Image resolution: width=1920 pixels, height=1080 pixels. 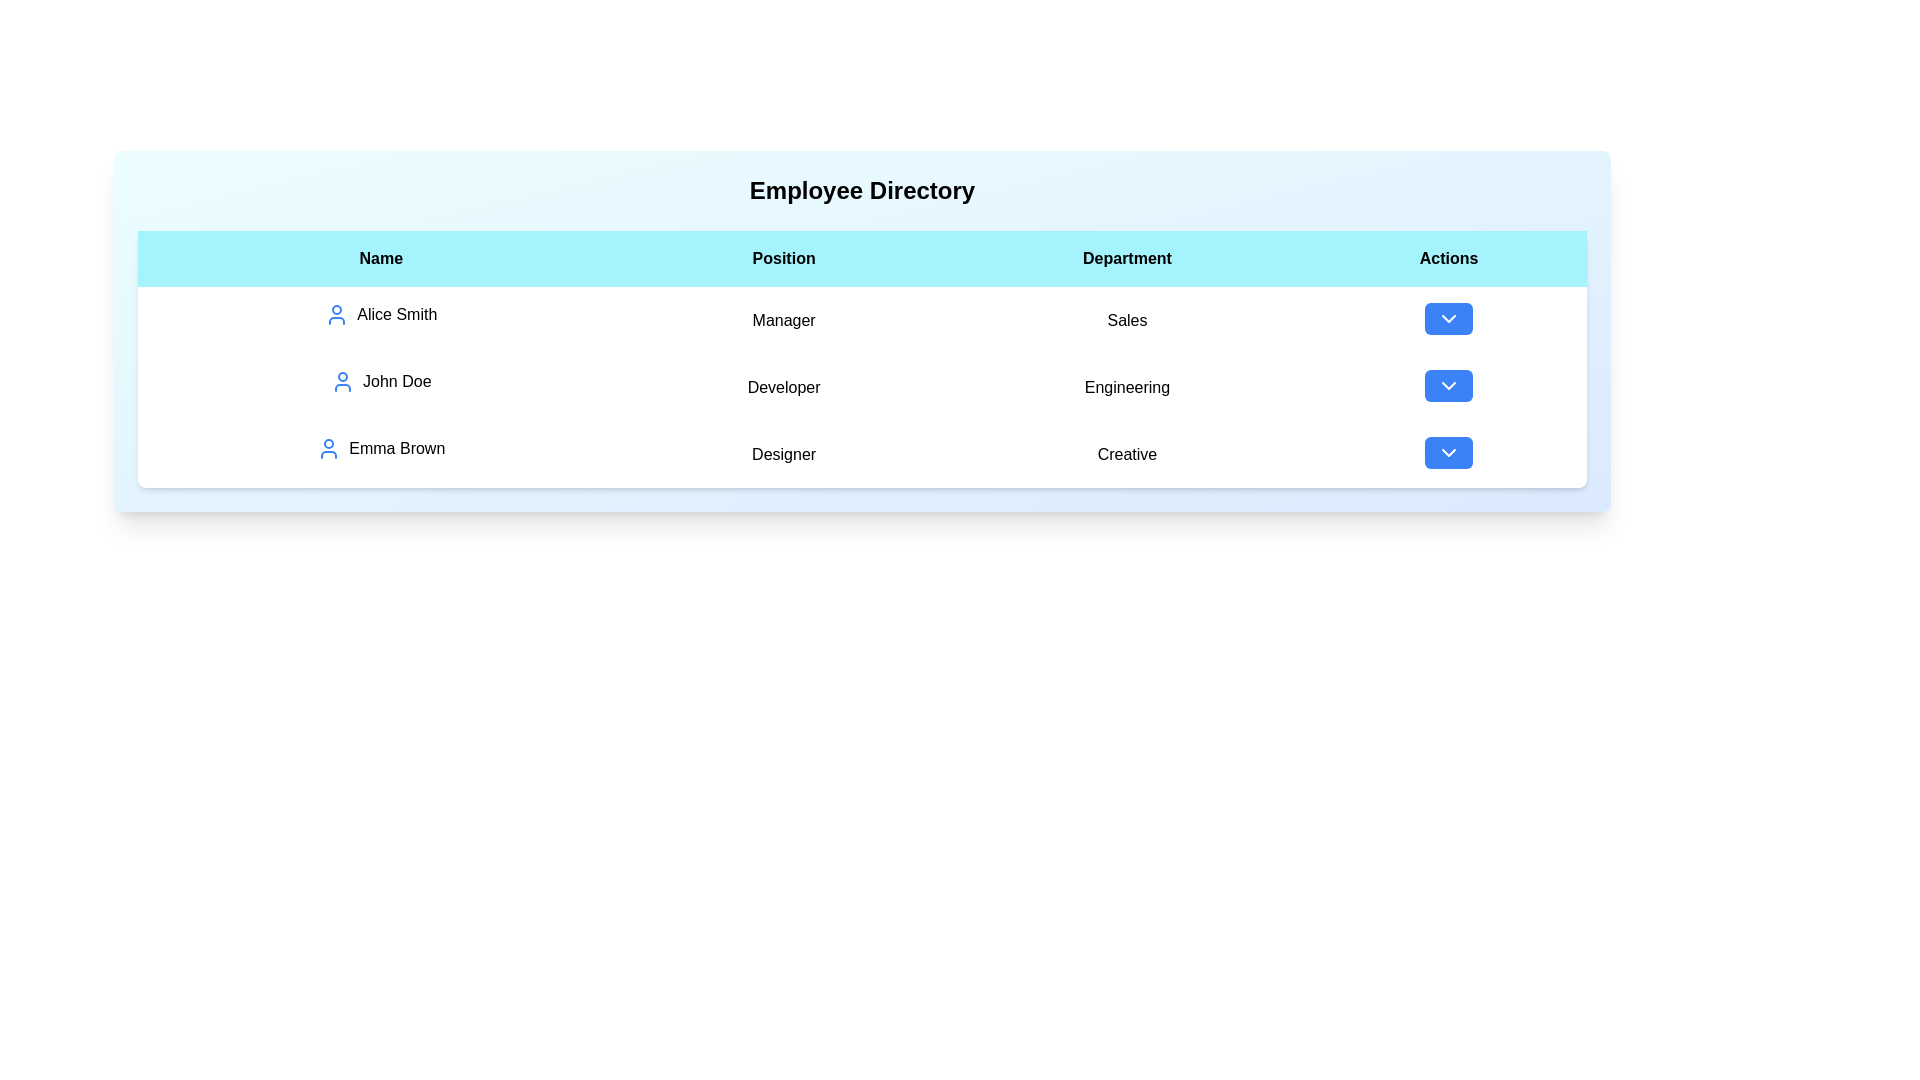 I want to click on the user icon representing 'John Doe' in the employee directory table, located in the second row of the 'Name' column, so click(x=343, y=381).